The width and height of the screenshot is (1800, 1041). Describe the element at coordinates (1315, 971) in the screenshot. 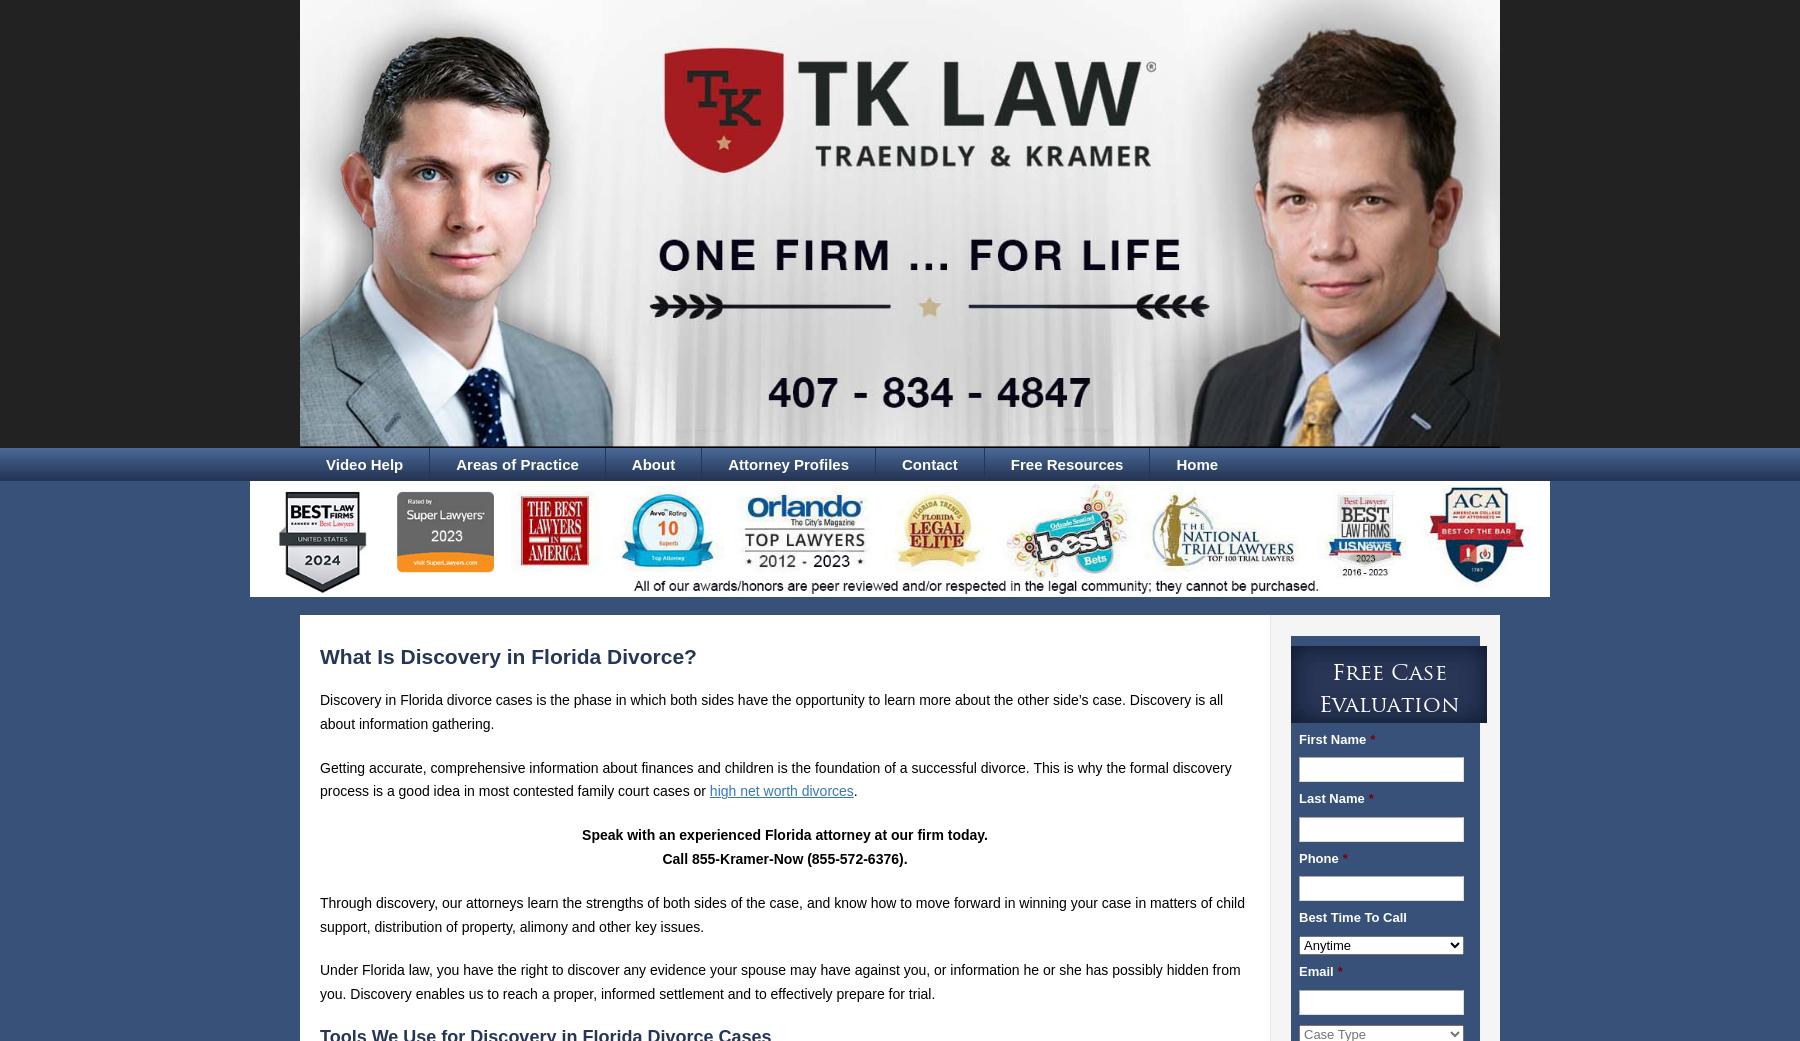

I see `'Email'` at that location.